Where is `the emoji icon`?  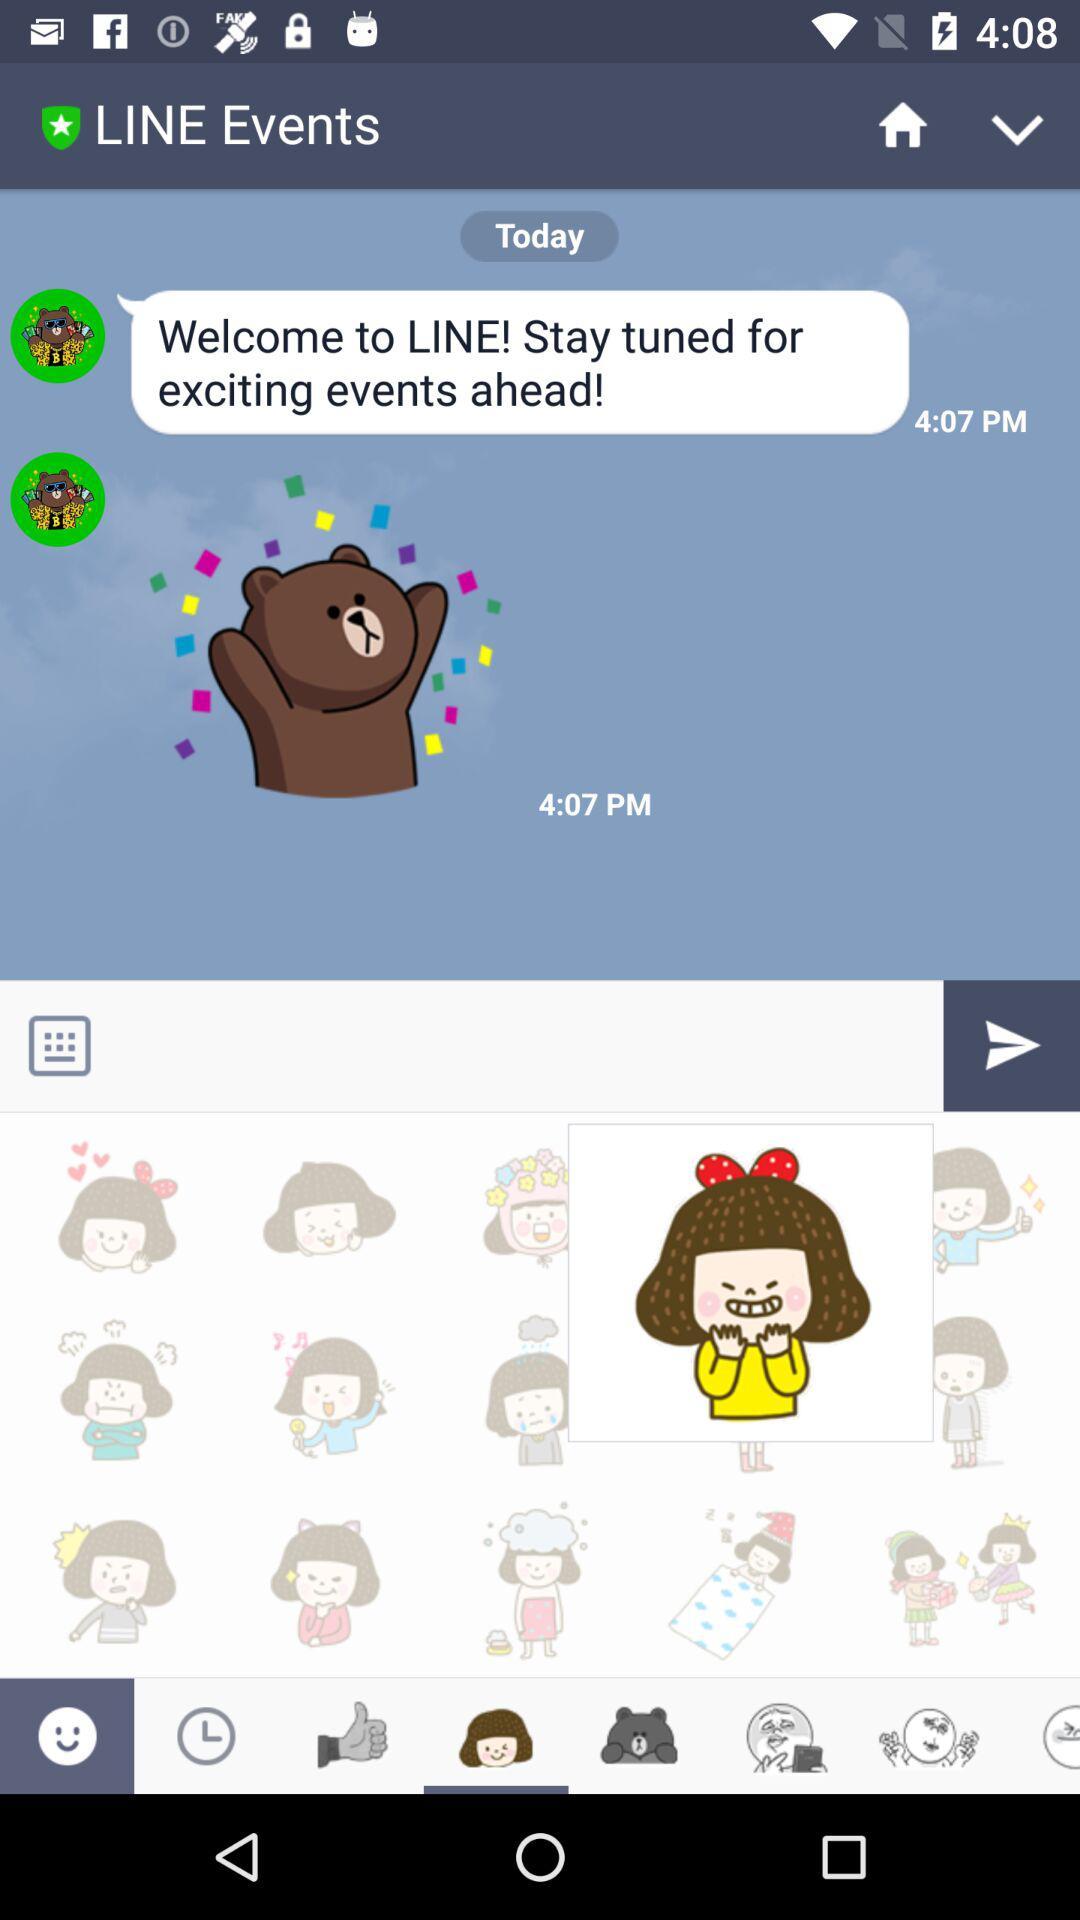 the emoji icon is located at coordinates (784, 1735).